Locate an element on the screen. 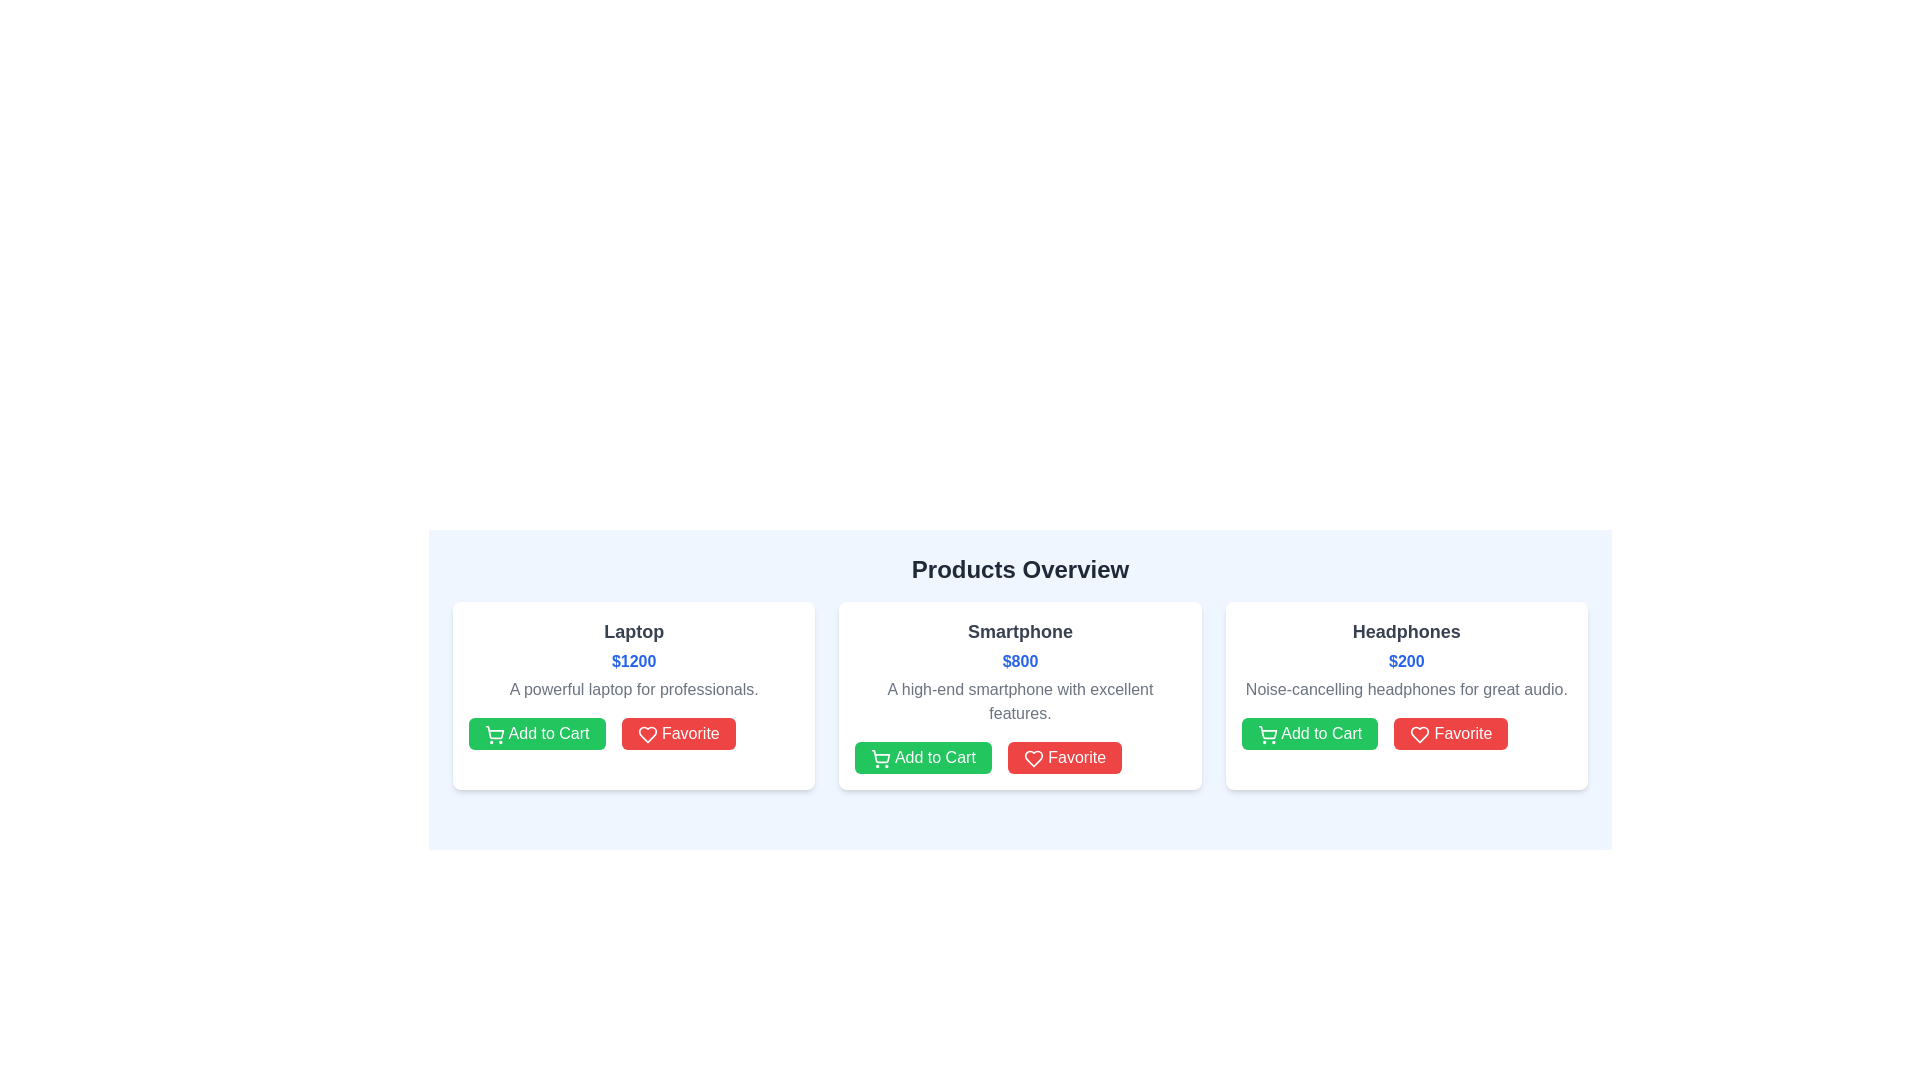 This screenshot has width=1920, height=1080. the 'Smartphone' product card is located at coordinates (1020, 694).